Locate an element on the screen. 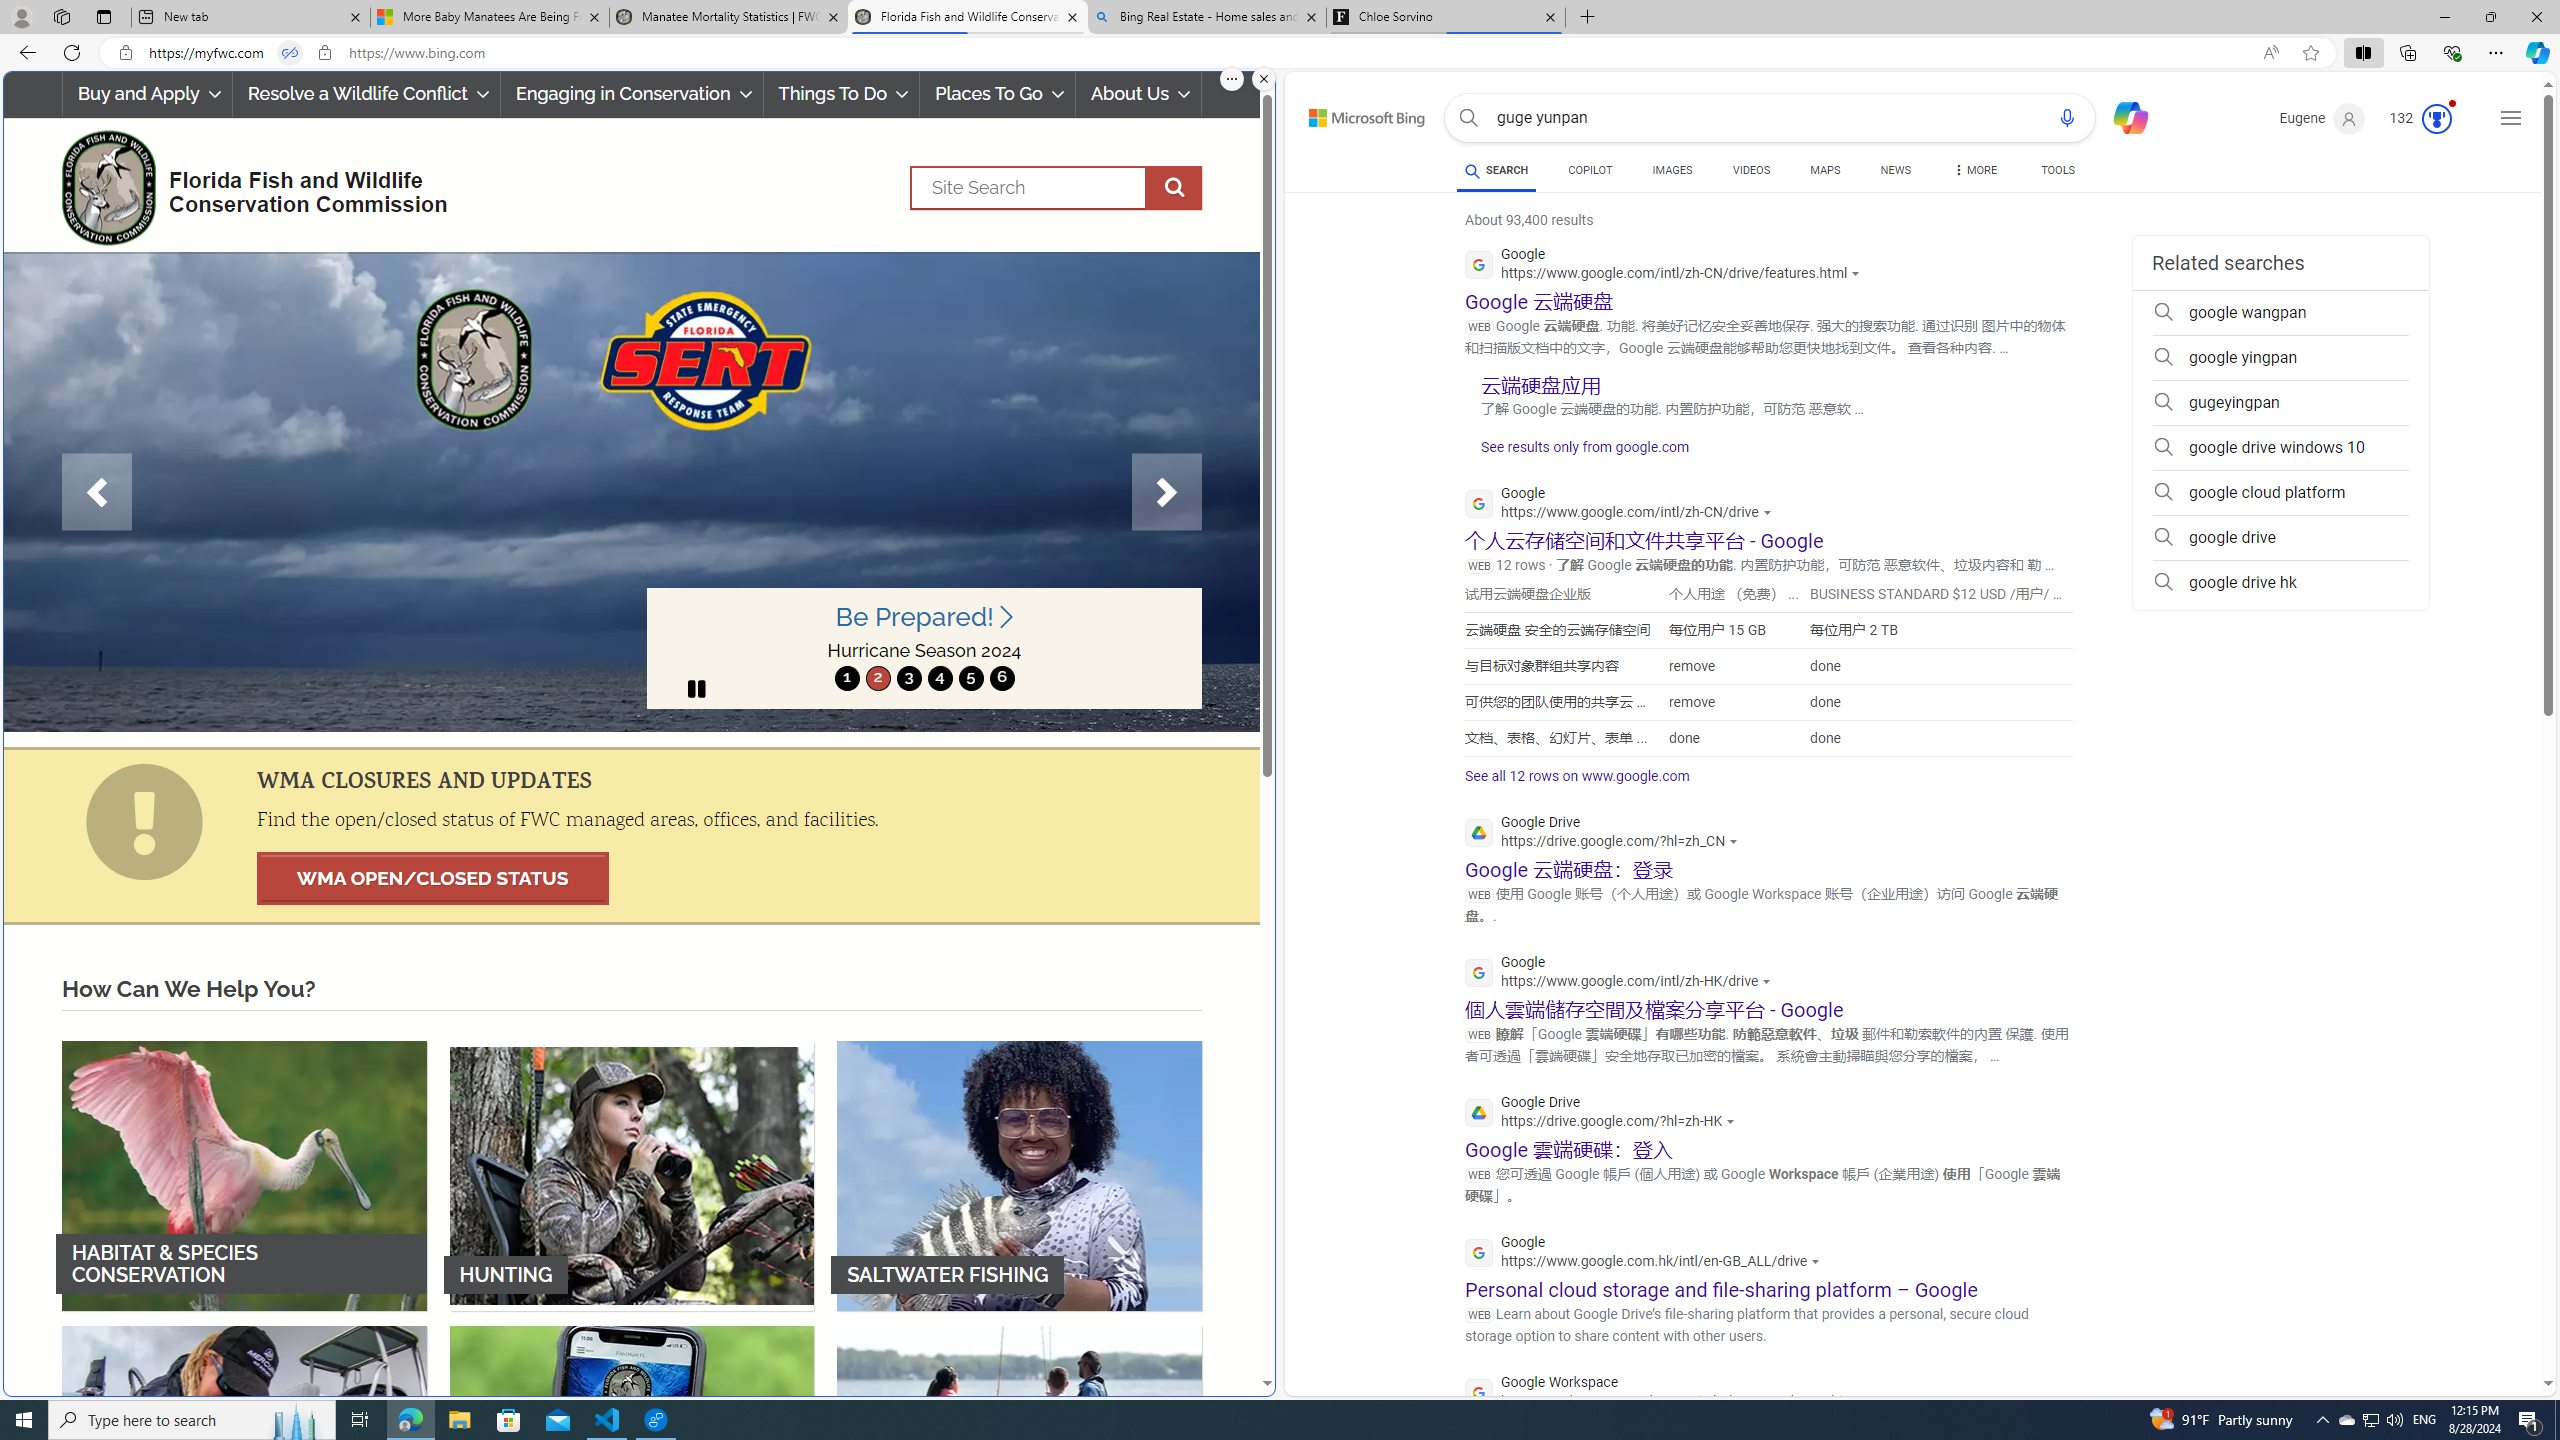 The width and height of the screenshot is (2560, 1440). 'NEWS' is located at coordinates (1895, 169).